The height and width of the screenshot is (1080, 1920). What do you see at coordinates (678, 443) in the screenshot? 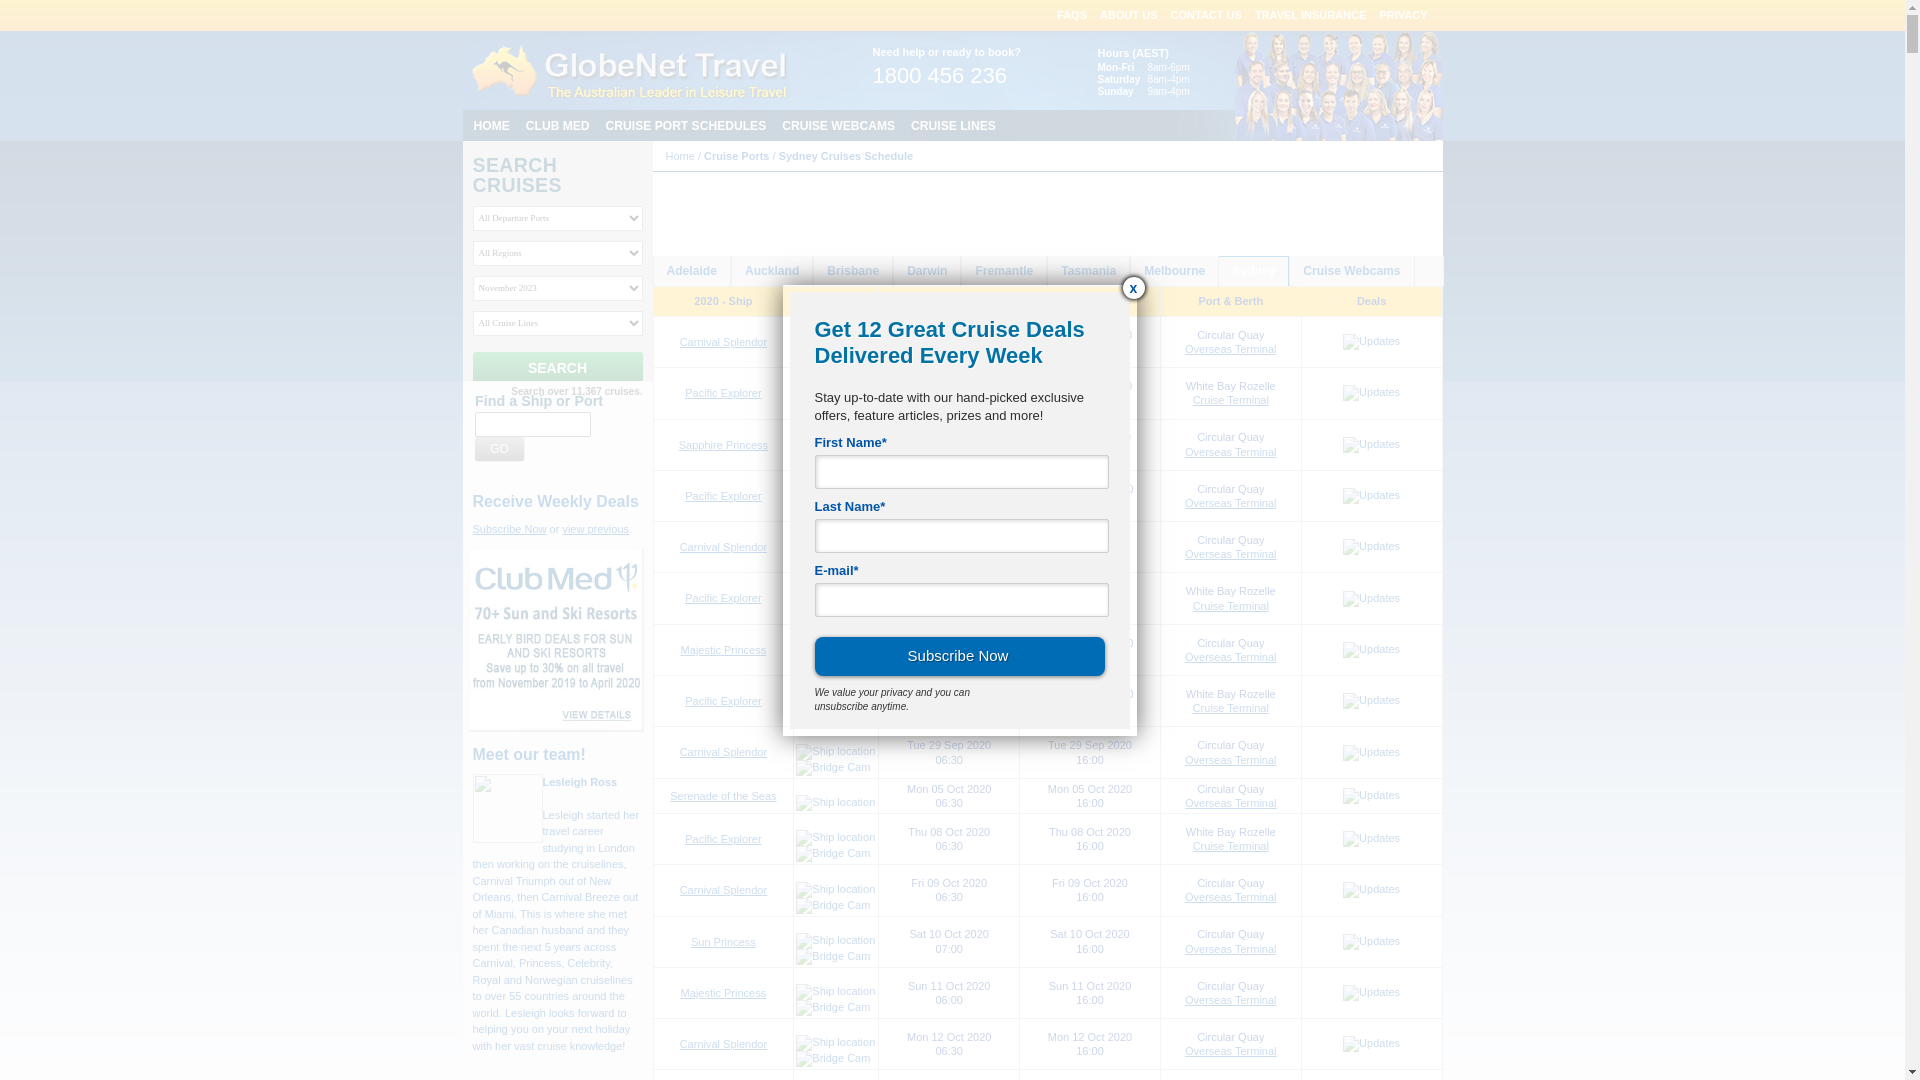
I see `'Sapphire Princess'` at bounding box center [678, 443].